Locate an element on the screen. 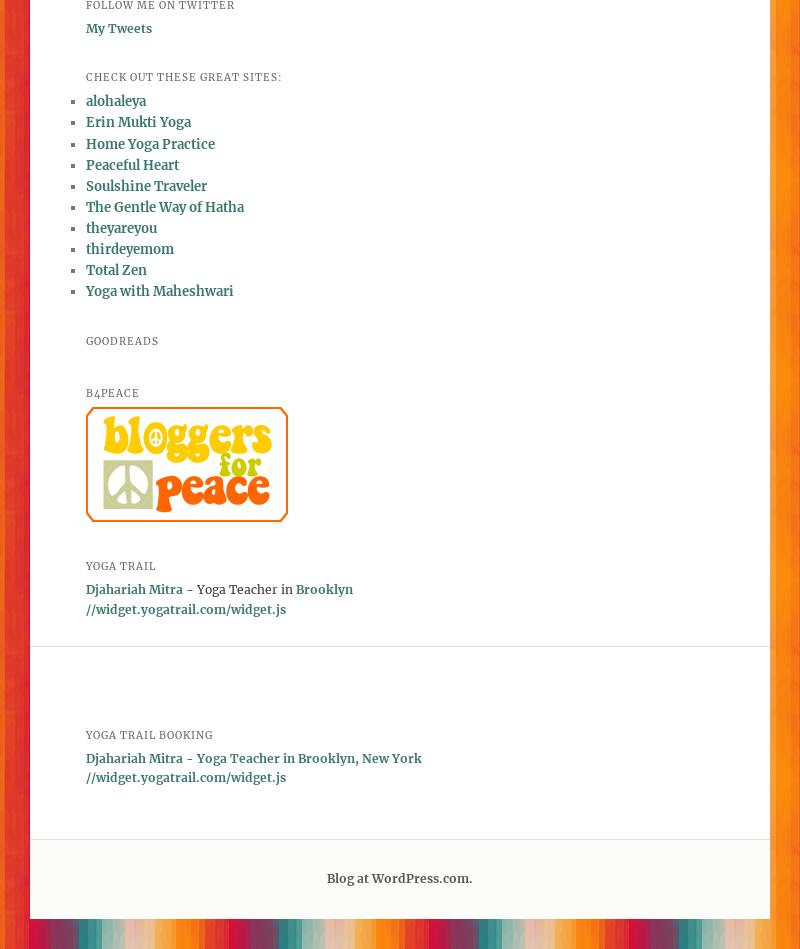  '- Yoga Teacher in' is located at coordinates (238, 588).